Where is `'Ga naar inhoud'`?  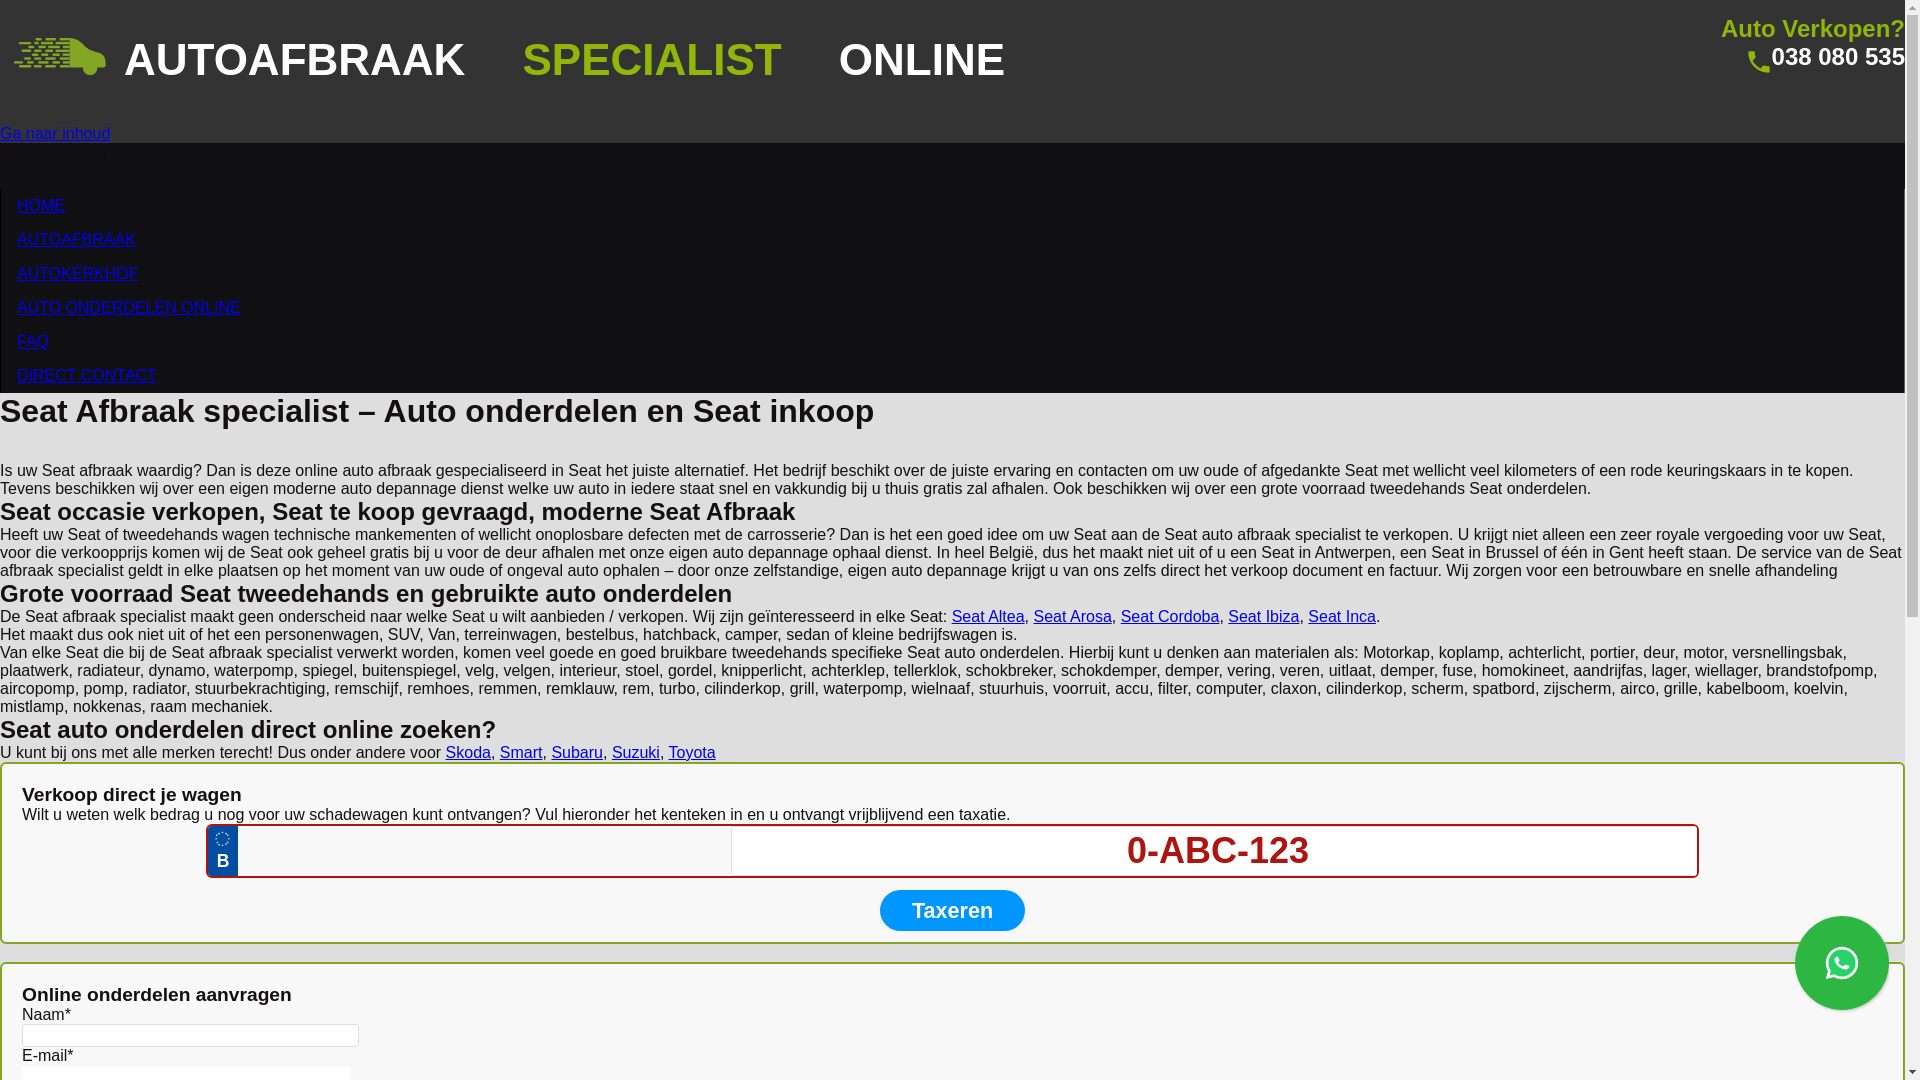
'Ga naar inhoud' is located at coordinates (54, 133).